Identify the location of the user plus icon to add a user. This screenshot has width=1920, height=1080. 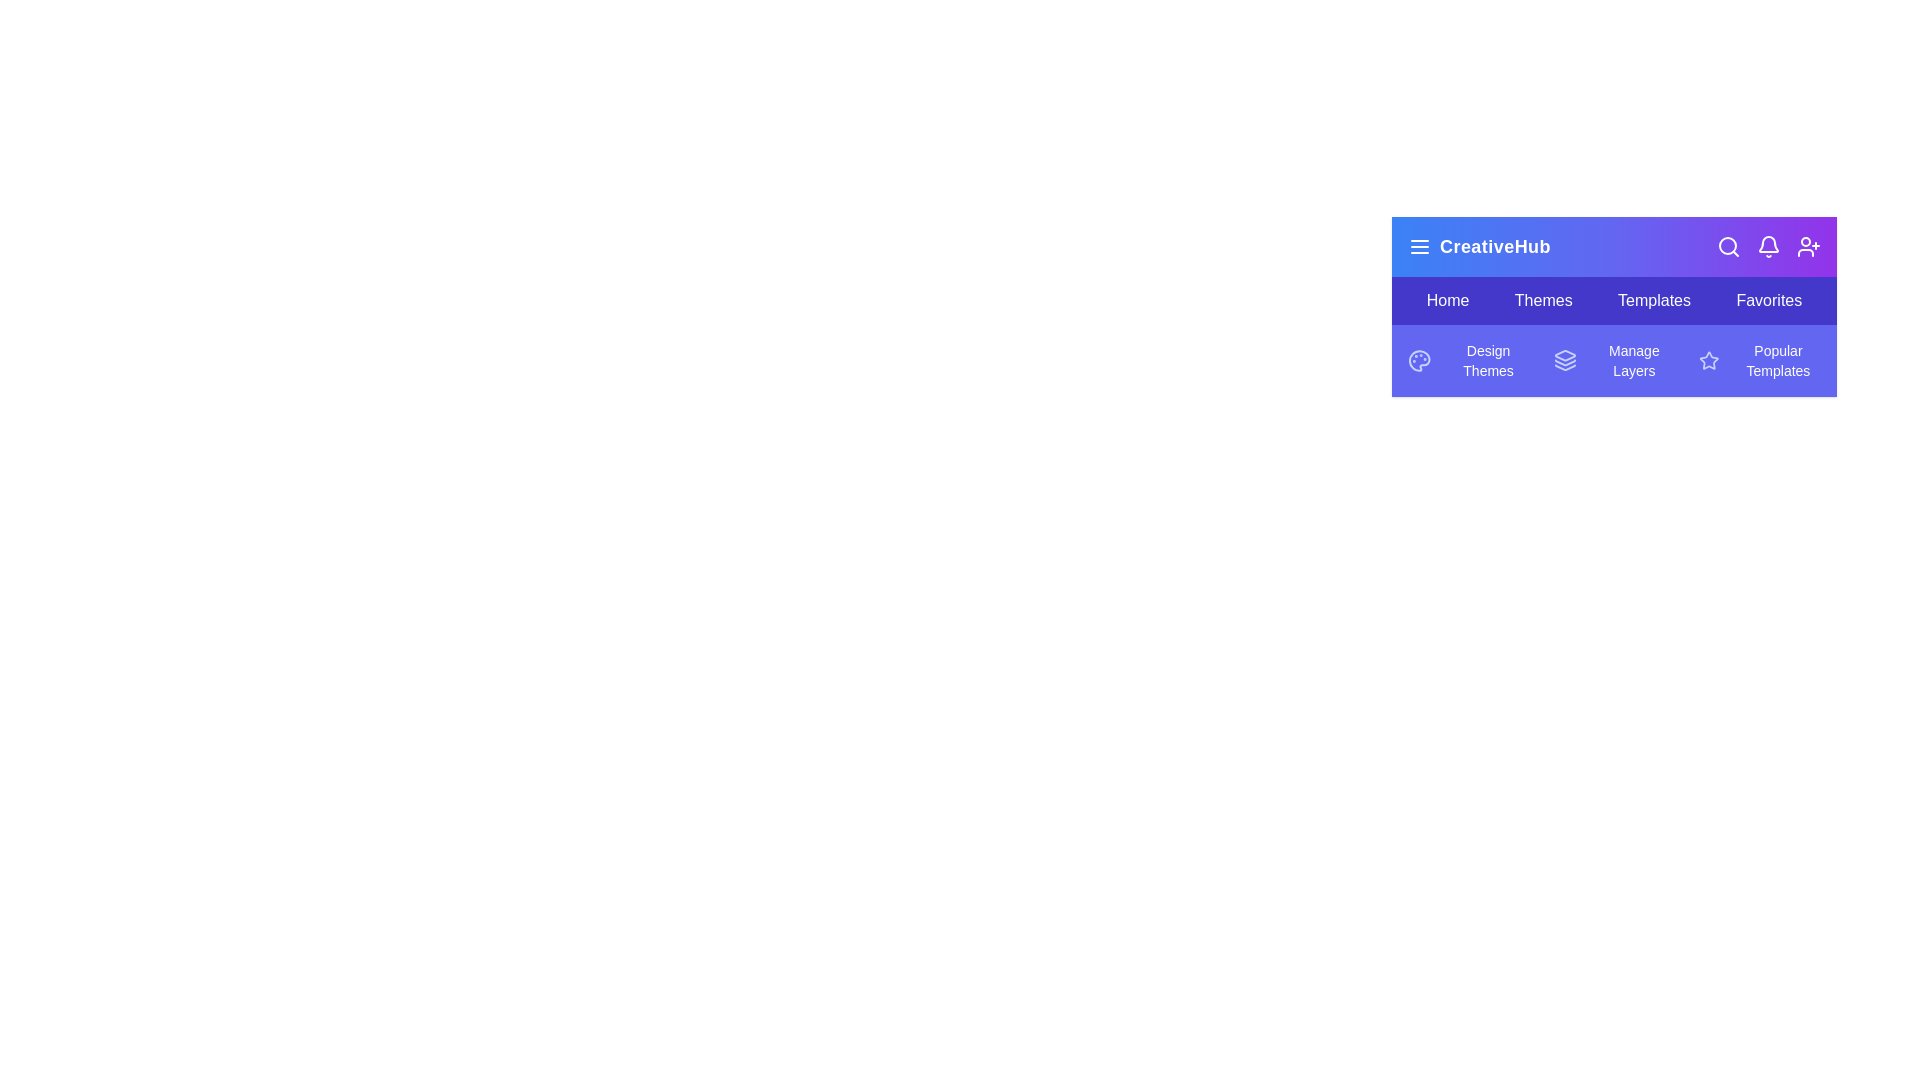
(1809, 245).